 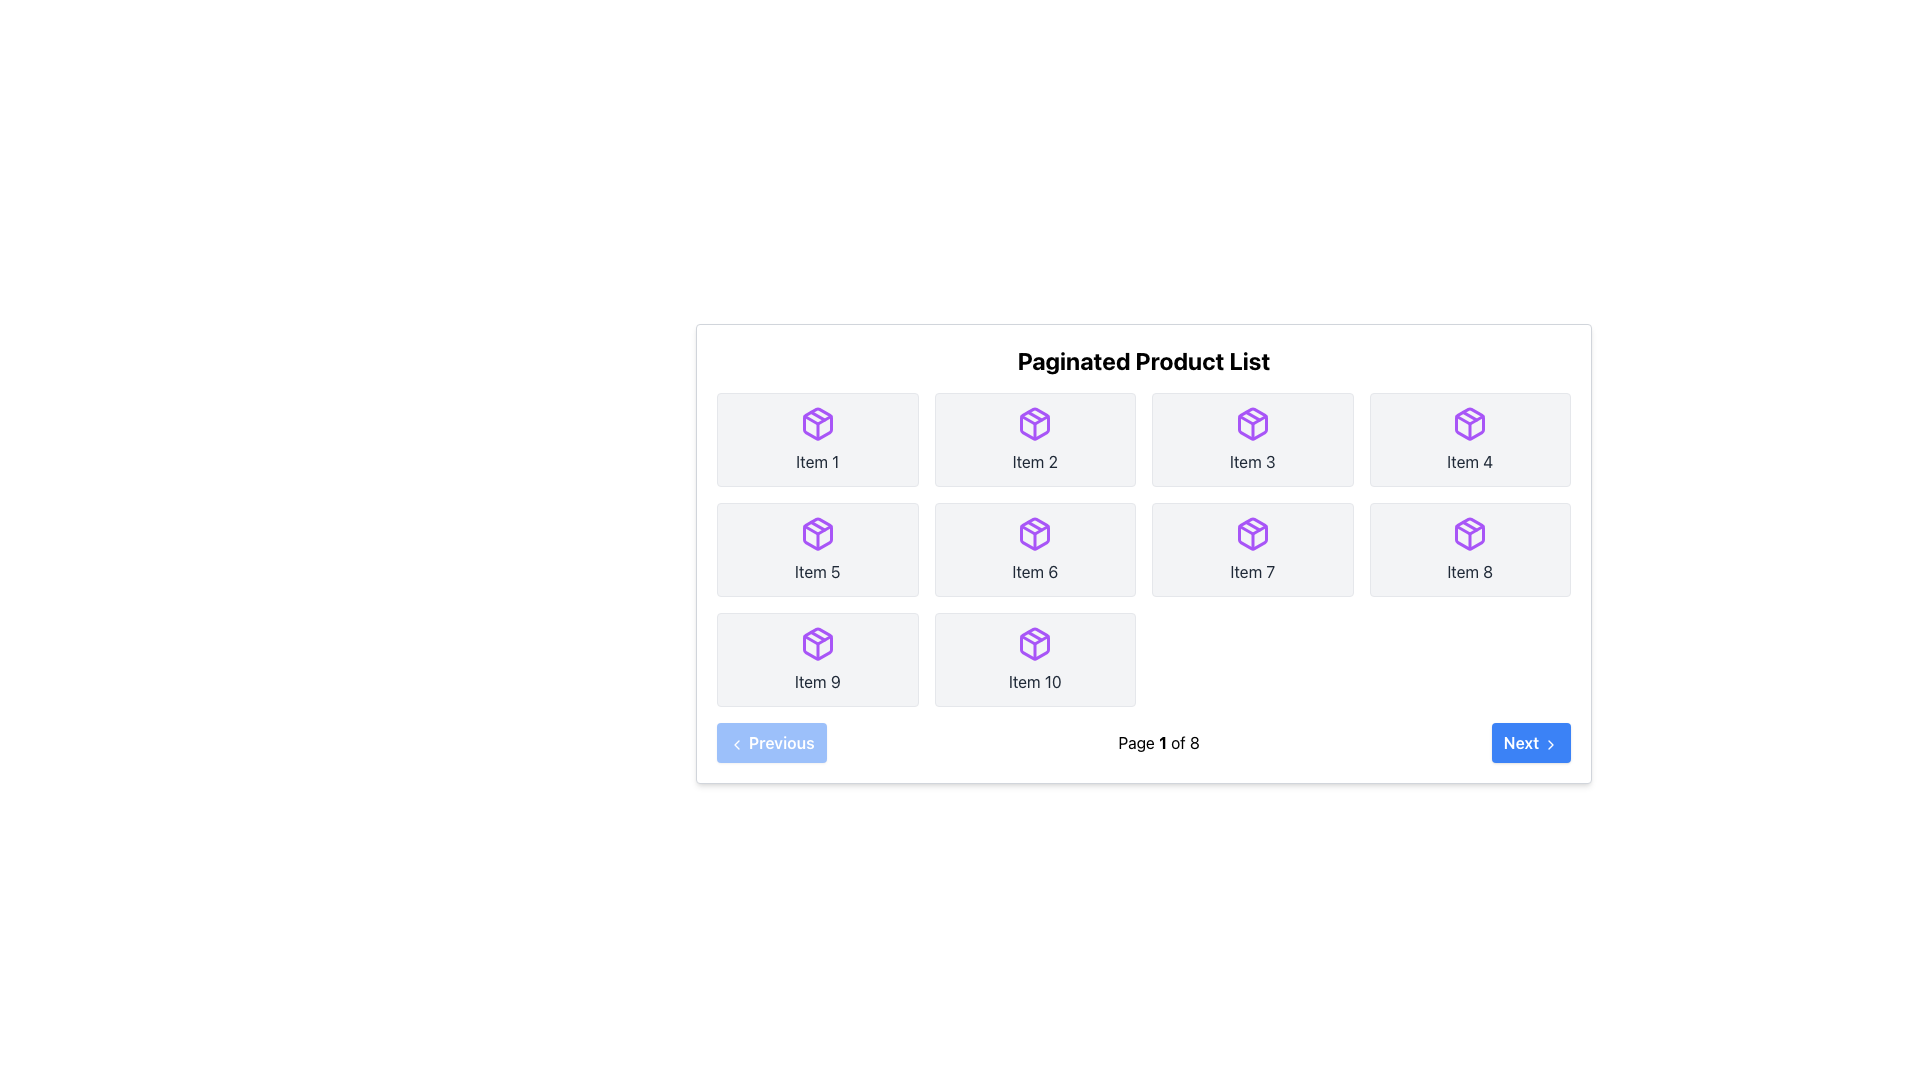 I want to click on the purple box icon in the third row, leftmost column of the paginated product list, so click(x=817, y=644).